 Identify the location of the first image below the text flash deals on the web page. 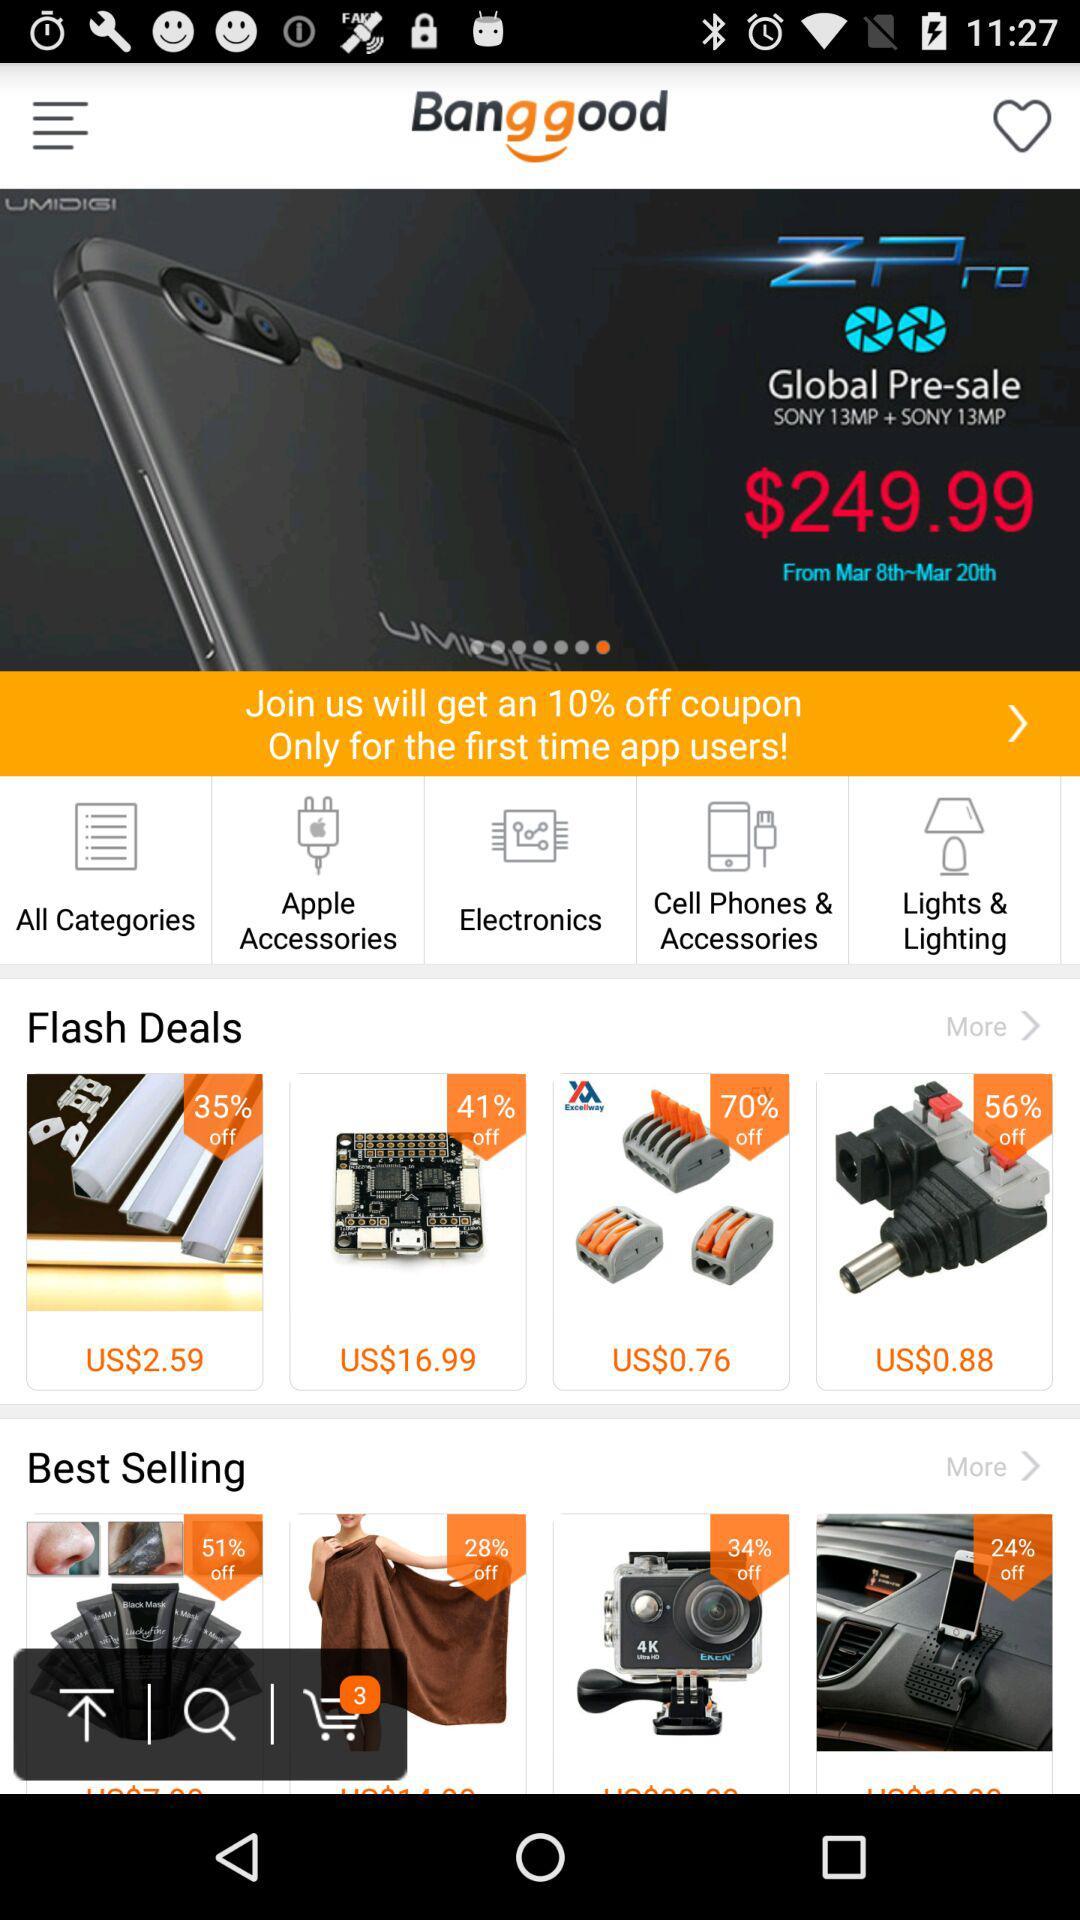
(144, 1192).